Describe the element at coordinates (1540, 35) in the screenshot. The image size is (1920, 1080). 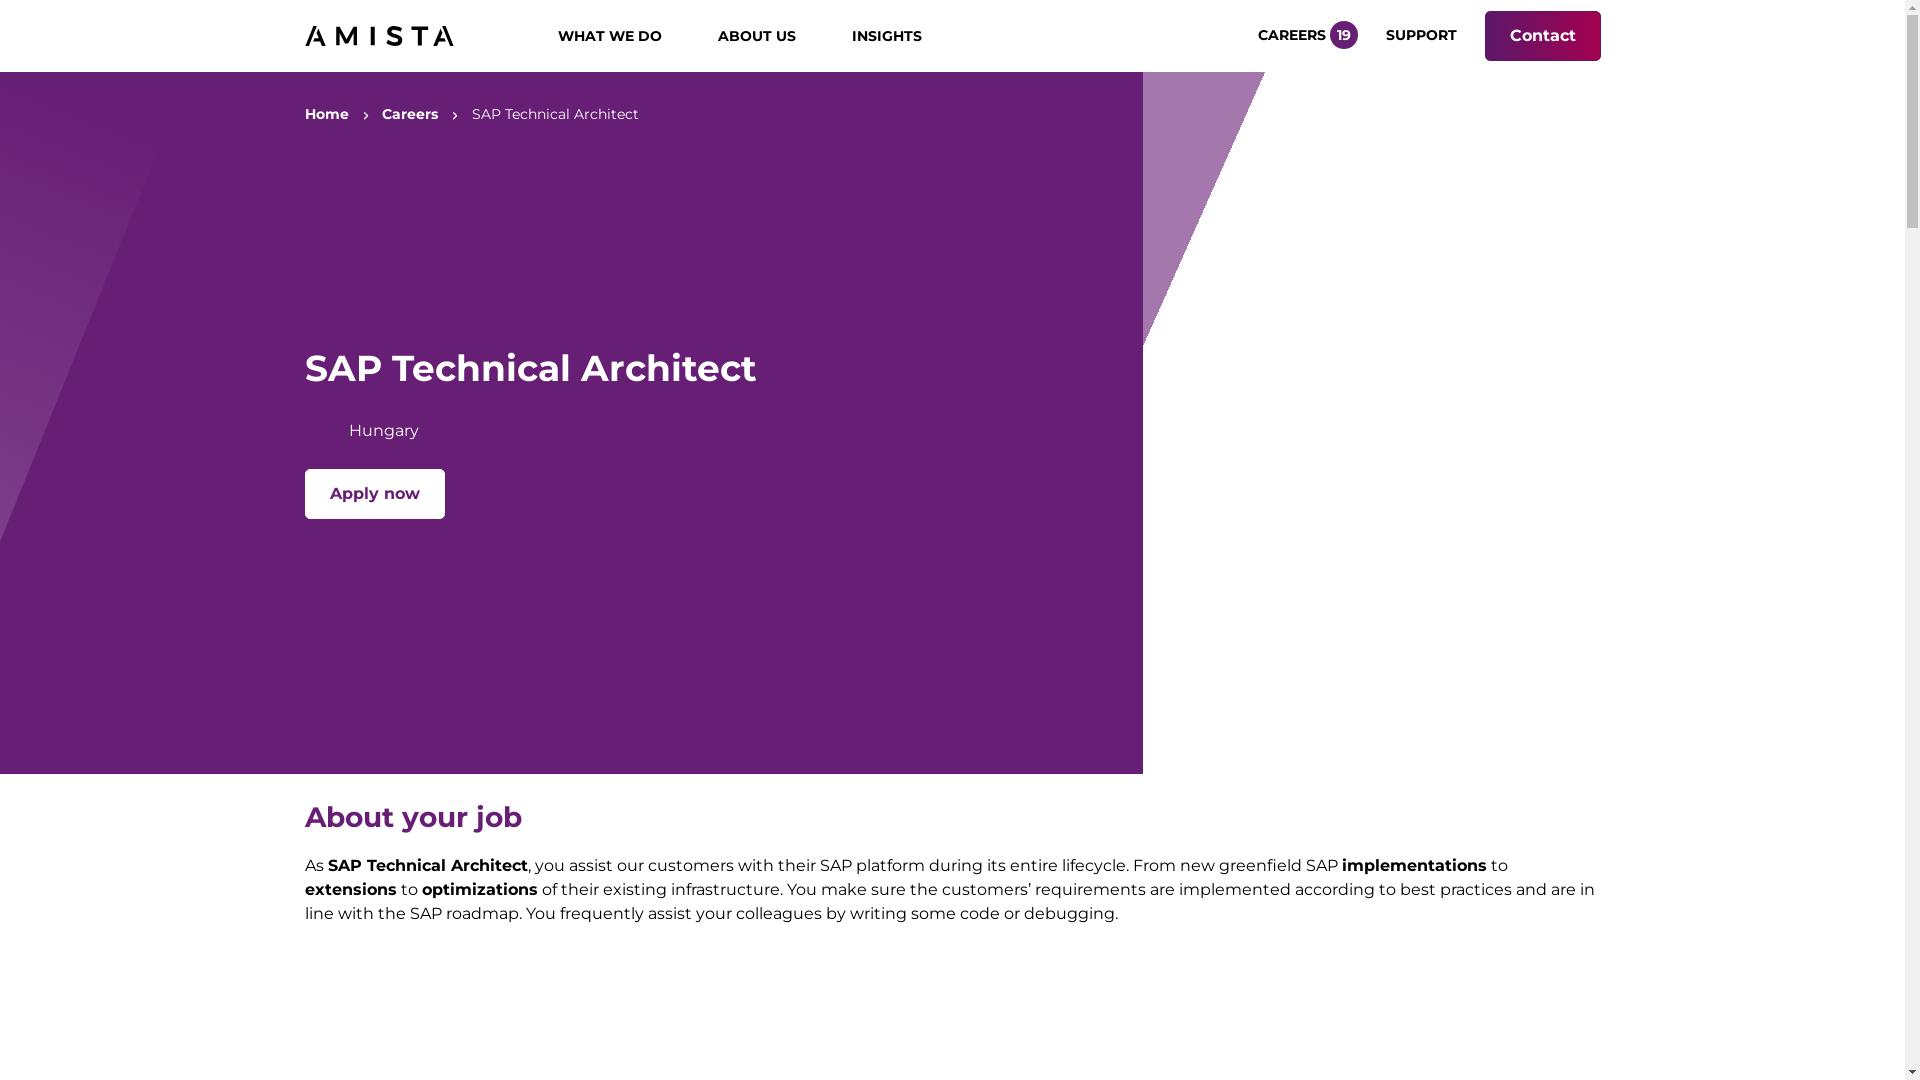
I see `'Contact'` at that location.